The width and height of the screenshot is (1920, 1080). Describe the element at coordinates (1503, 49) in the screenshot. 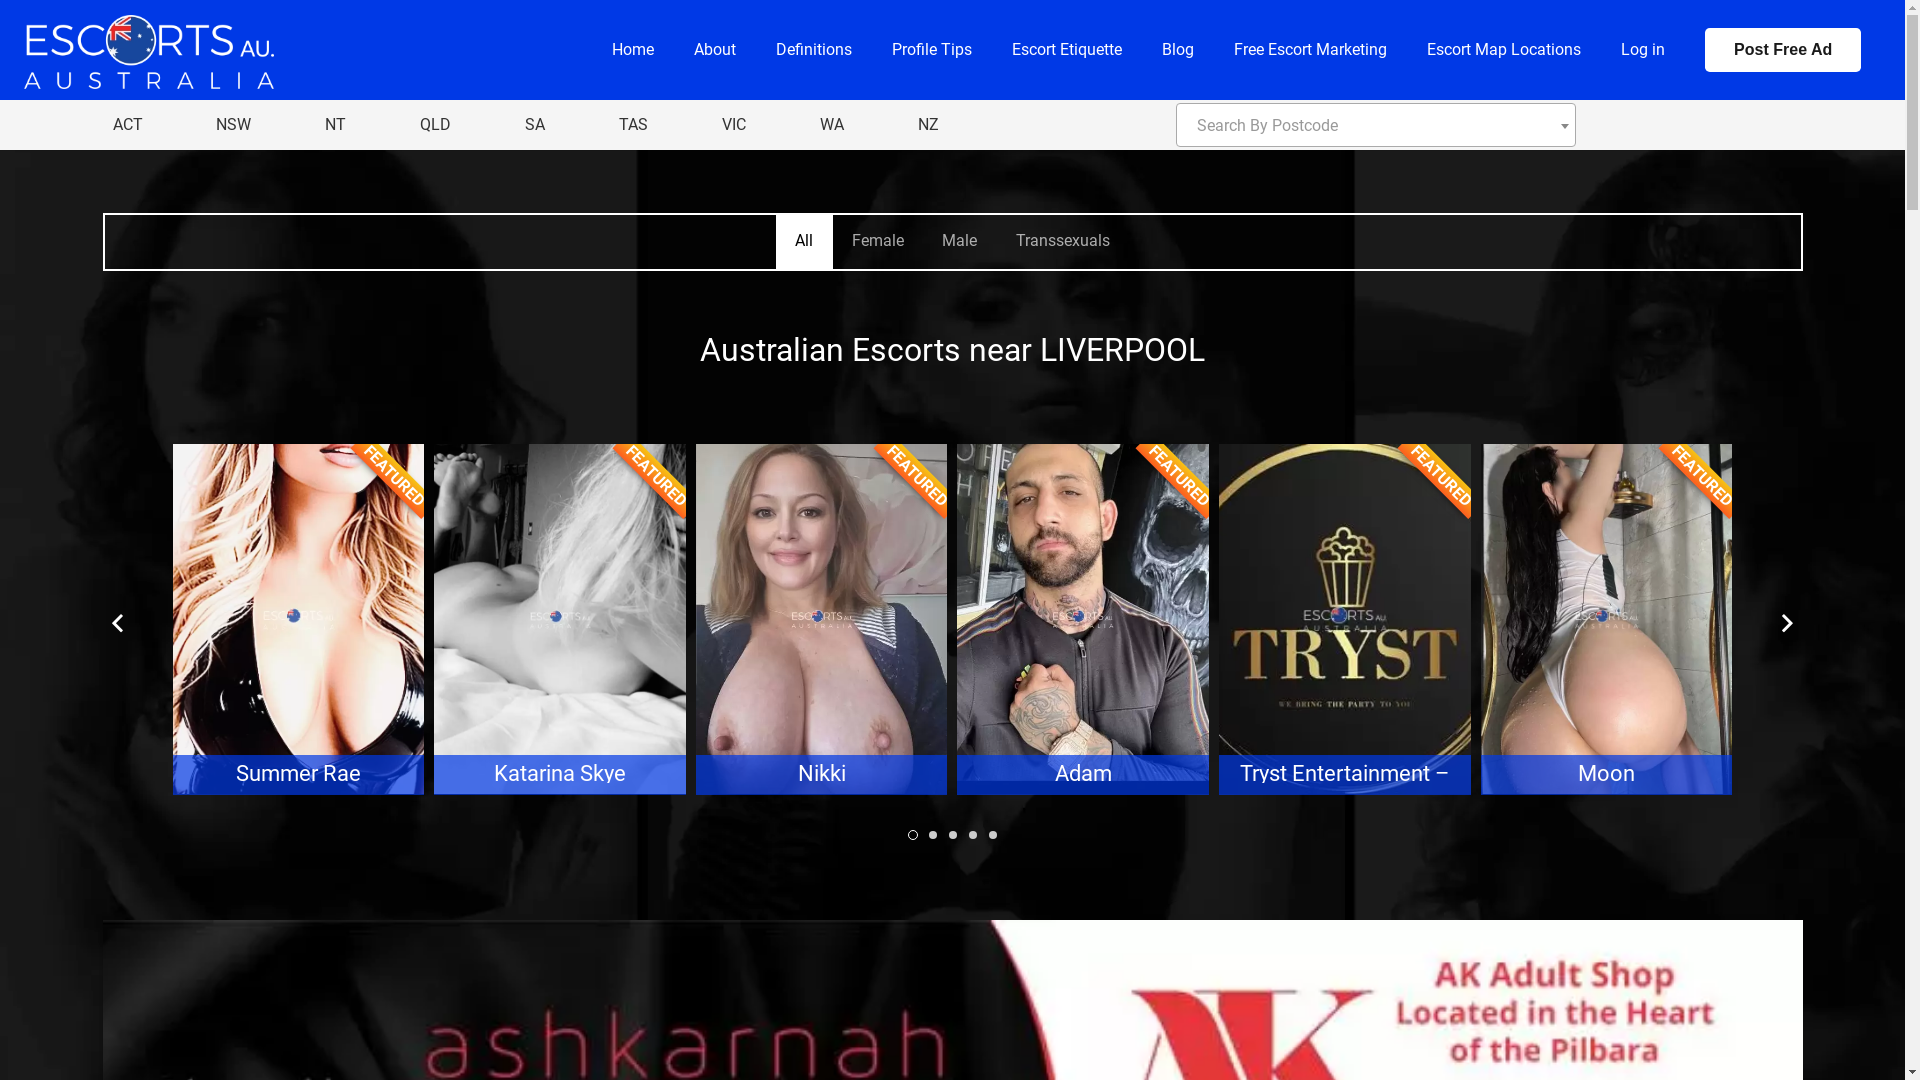

I see `'Escort Map Locations'` at that location.